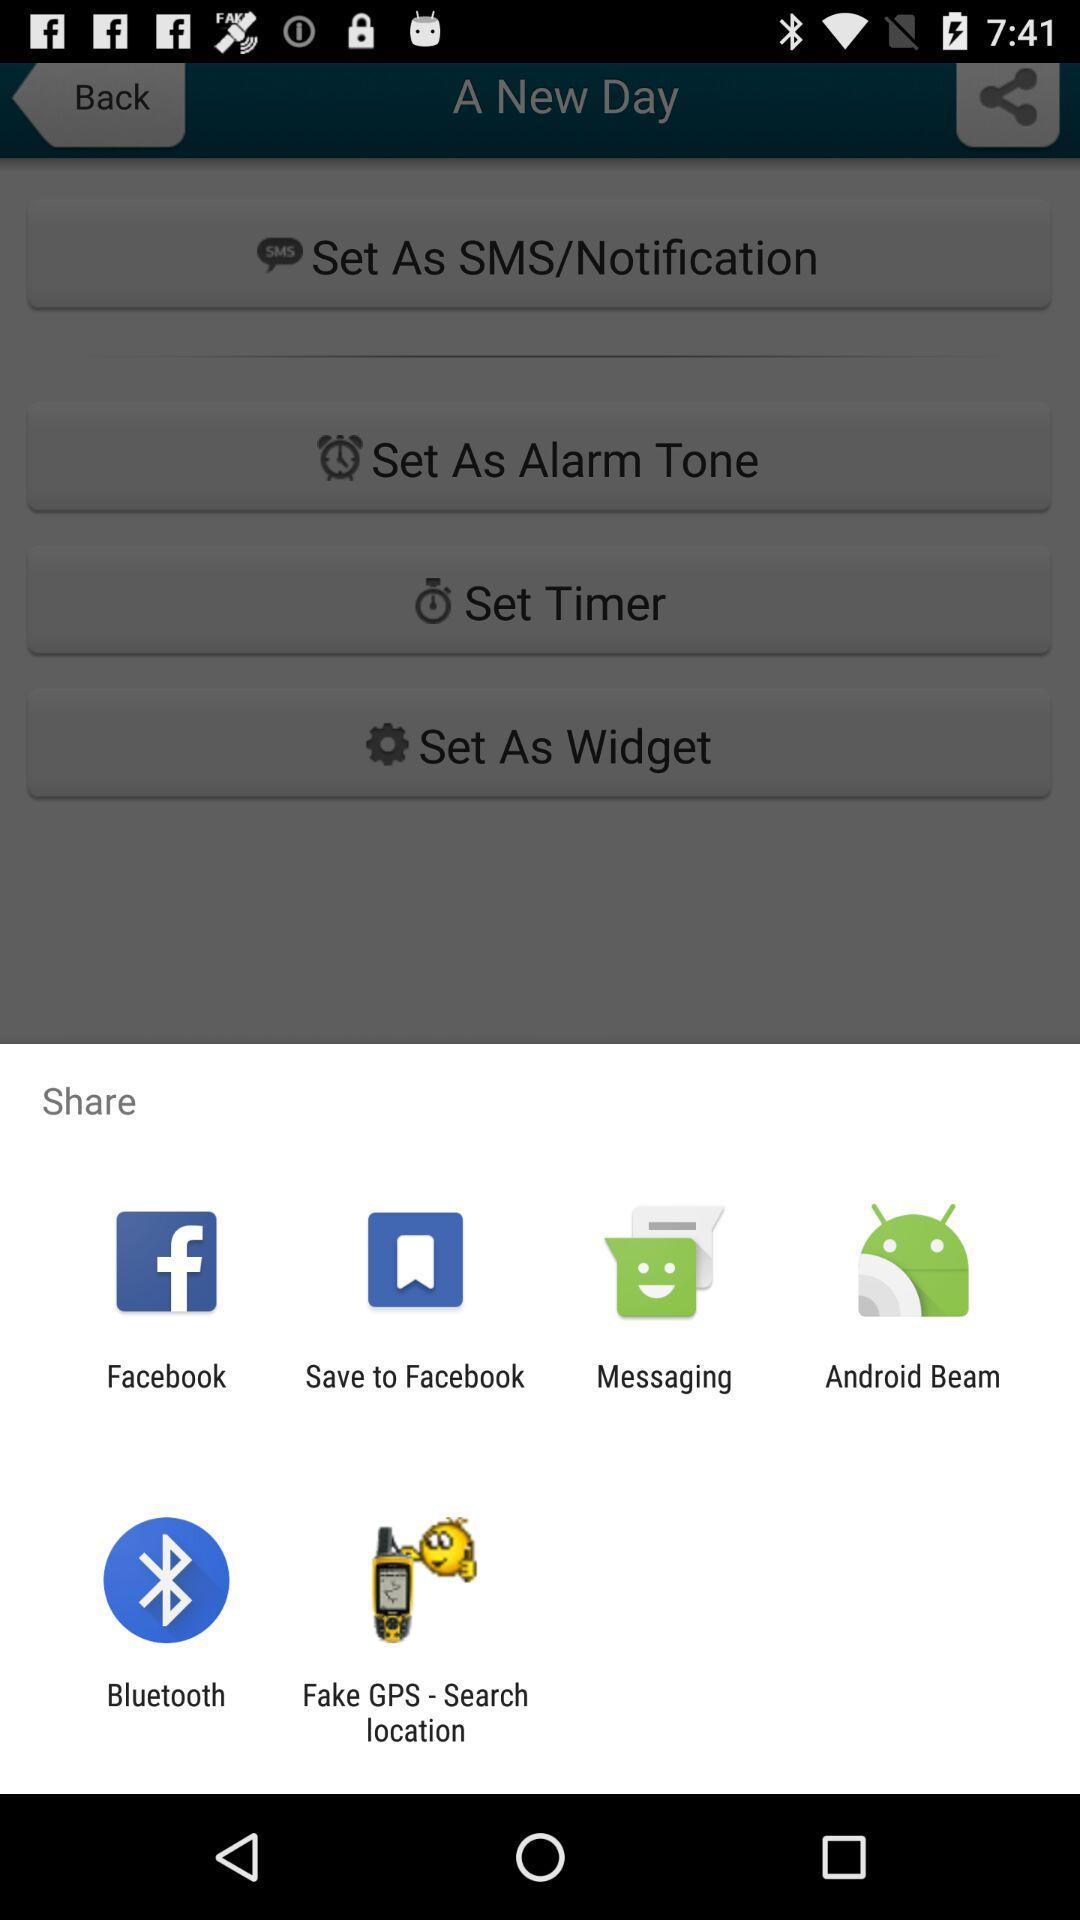 The width and height of the screenshot is (1080, 1920). What do you see at coordinates (913, 1392) in the screenshot?
I see `android beam` at bounding box center [913, 1392].